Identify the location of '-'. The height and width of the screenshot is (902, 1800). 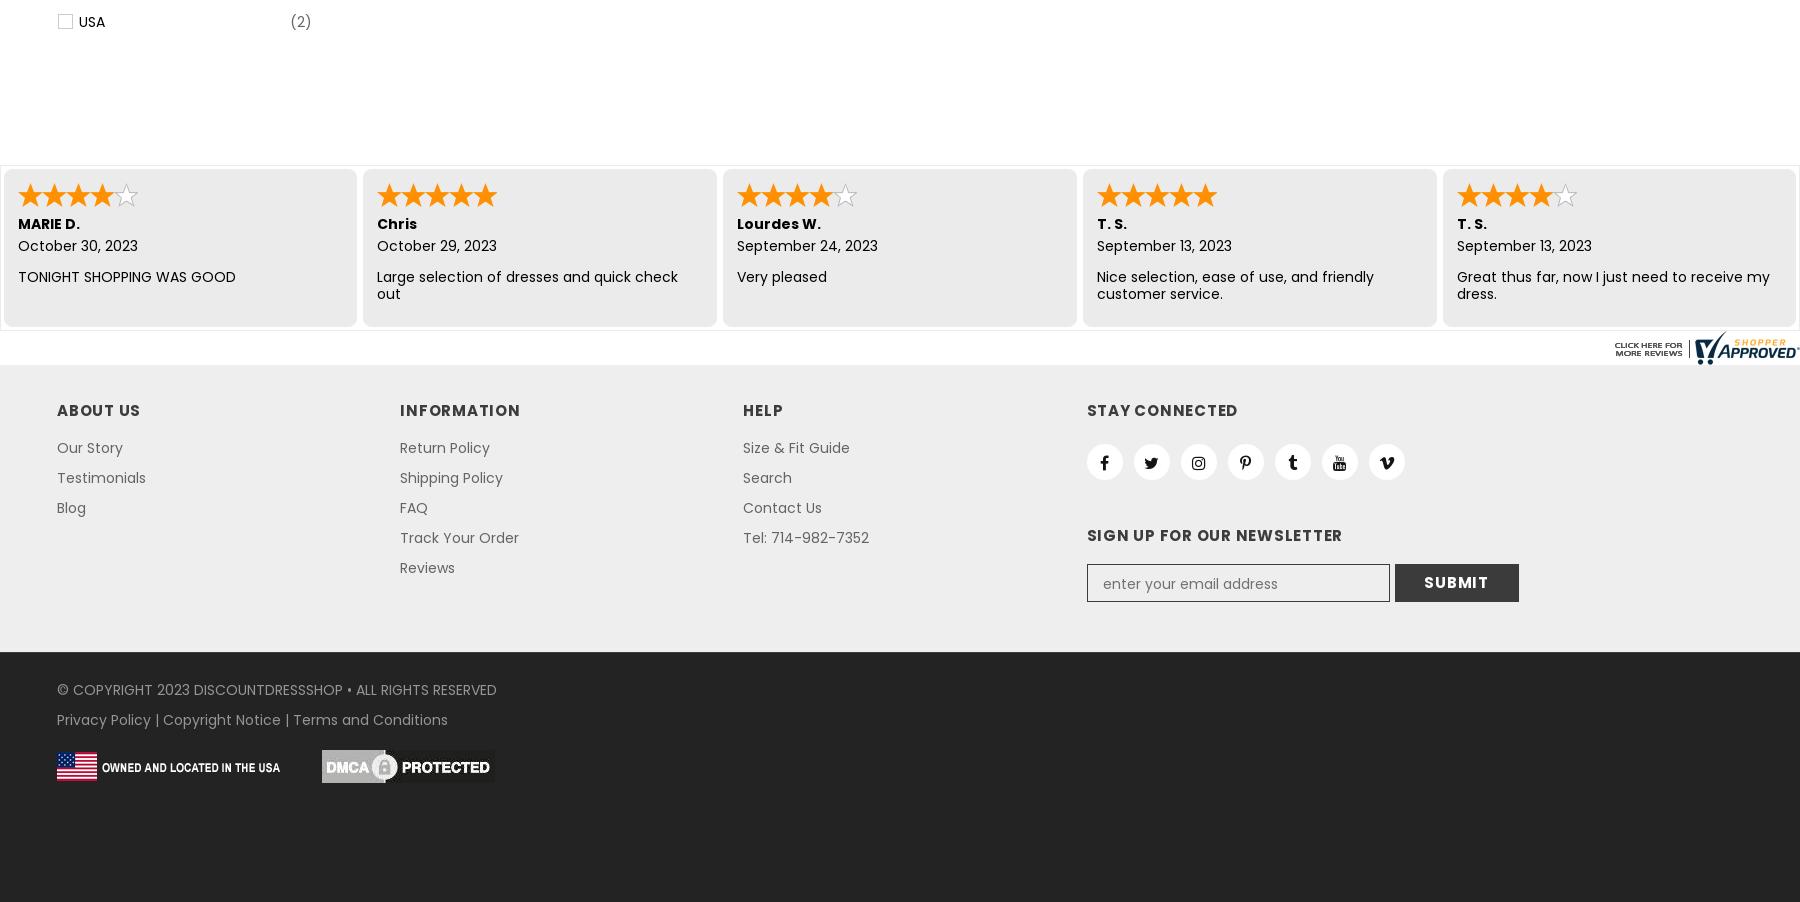
(1542, 222).